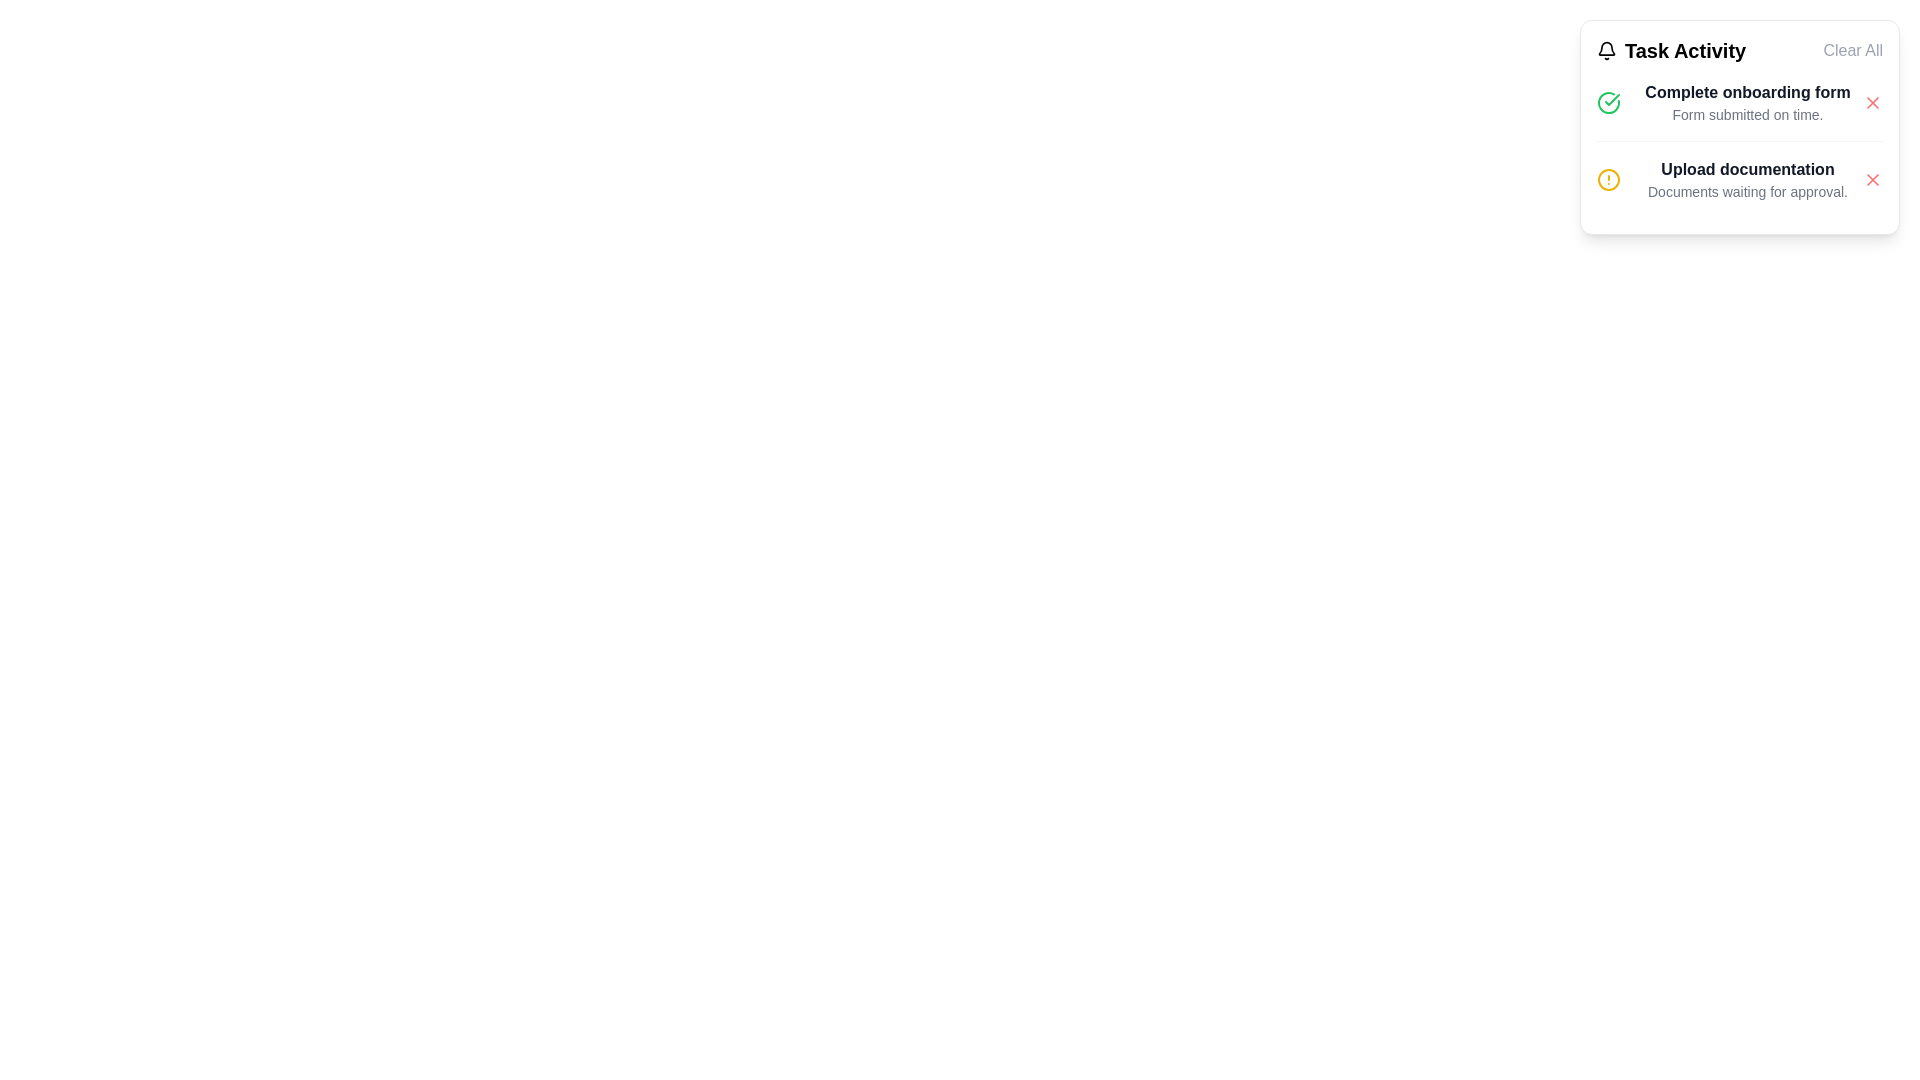  What do you see at coordinates (1607, 47) in the screenshot?
I see `the decorative graphic within the bell icon located in the top-left corner of the 'Task Activity' panel` at bounding box center [1607, 47].